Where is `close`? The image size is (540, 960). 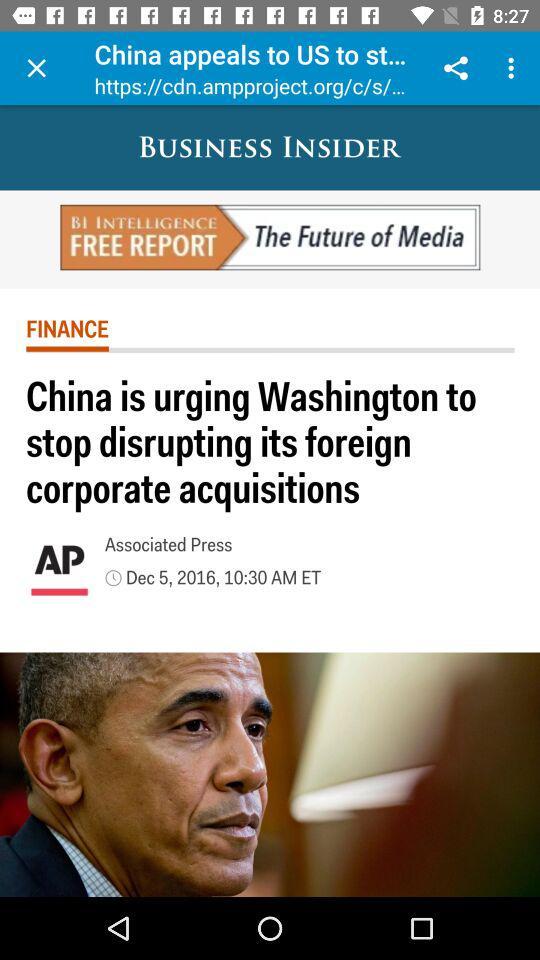 close is located at coordinates (36, 68).